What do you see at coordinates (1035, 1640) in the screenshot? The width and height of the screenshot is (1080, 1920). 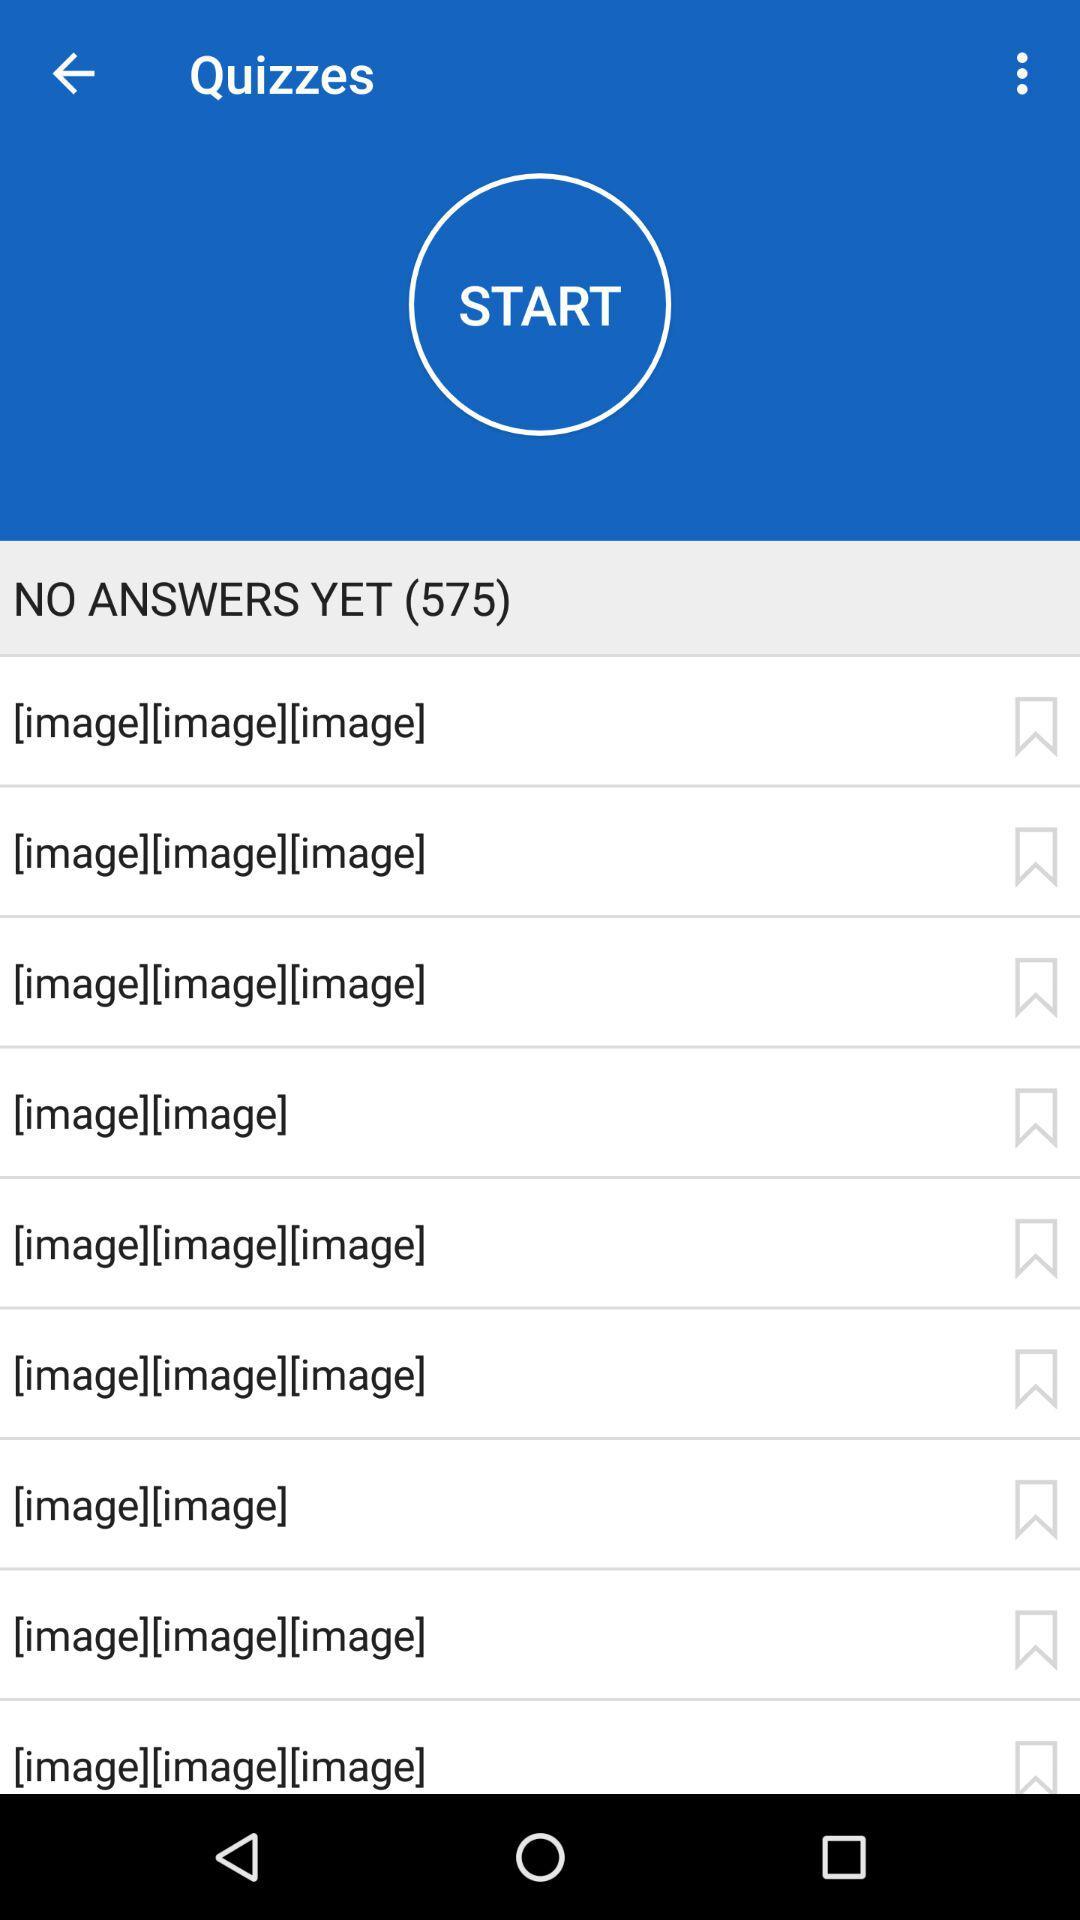 I see `the icon next to the [image][image][image] app` at bounding box center [1035, 1640].